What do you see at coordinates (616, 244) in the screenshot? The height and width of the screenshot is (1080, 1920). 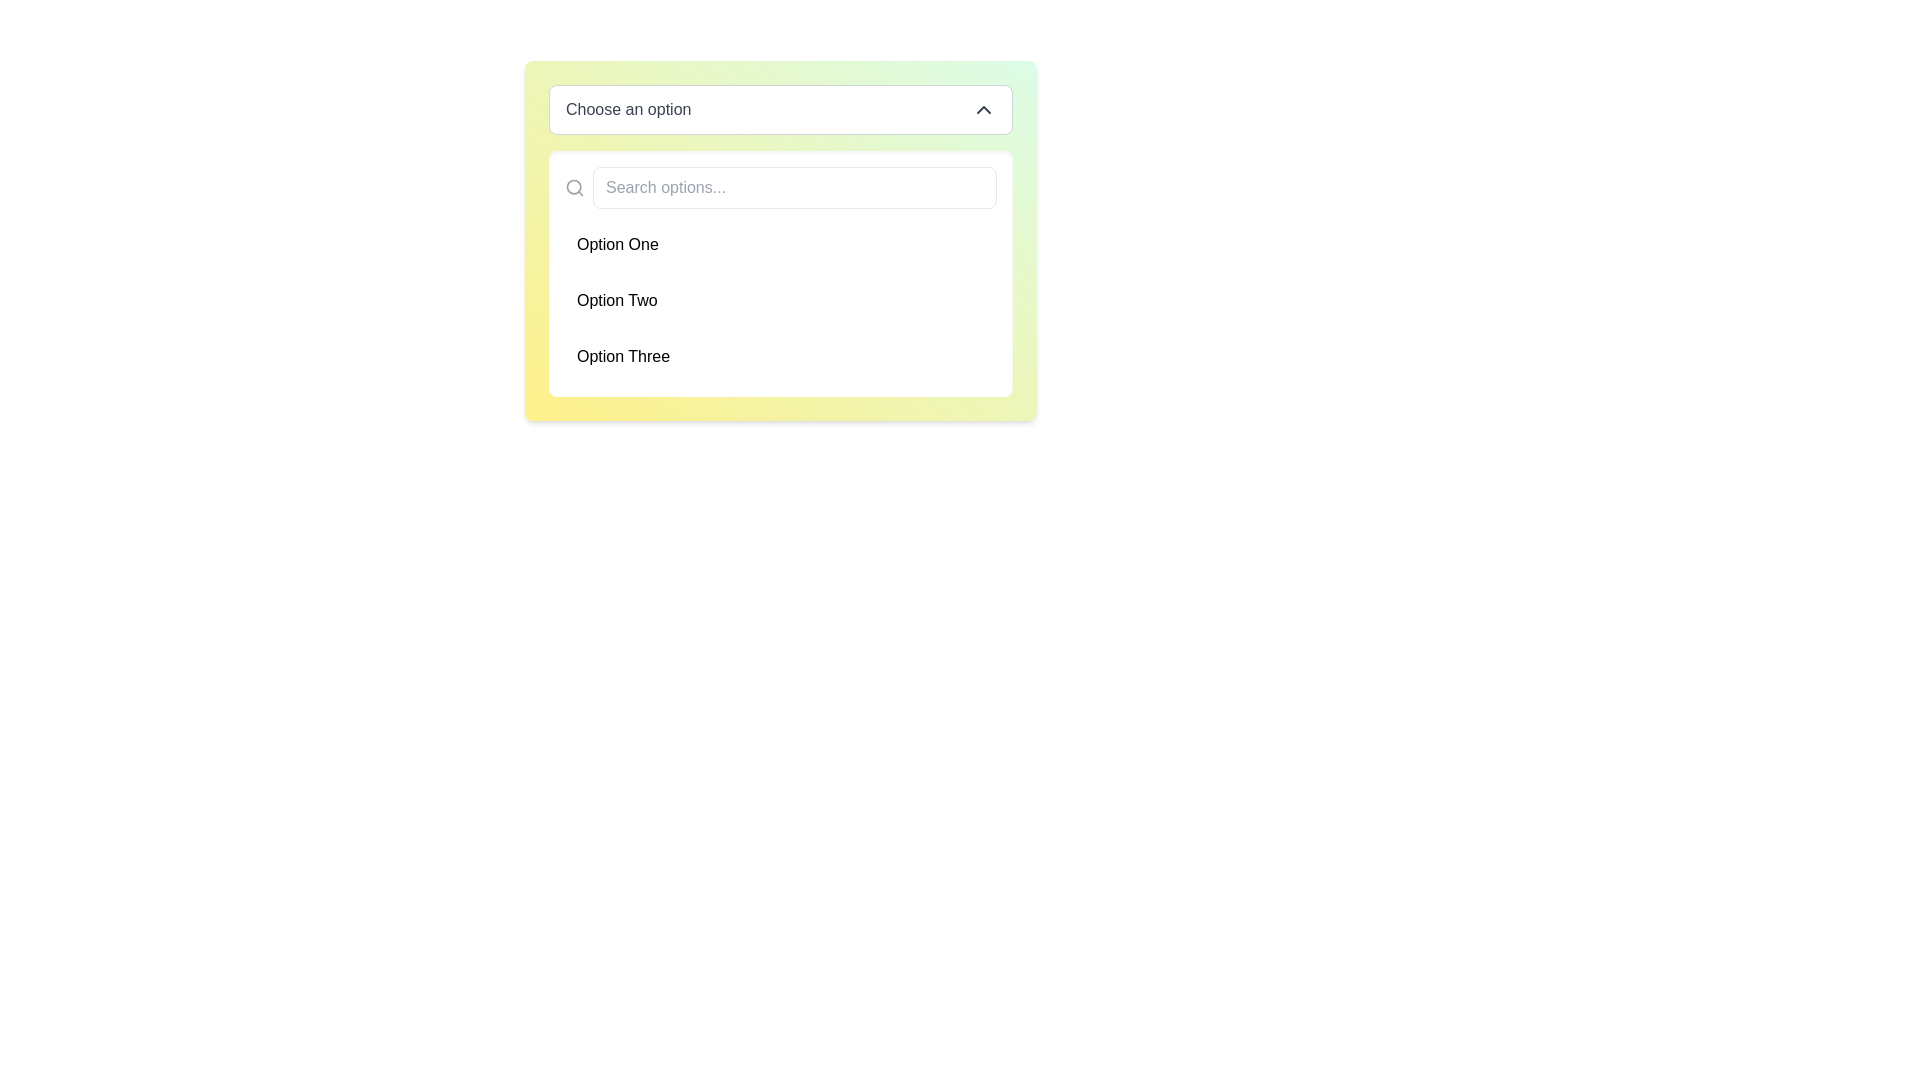 I see `the text item 'Option One'` at bounding box center [616, 244].